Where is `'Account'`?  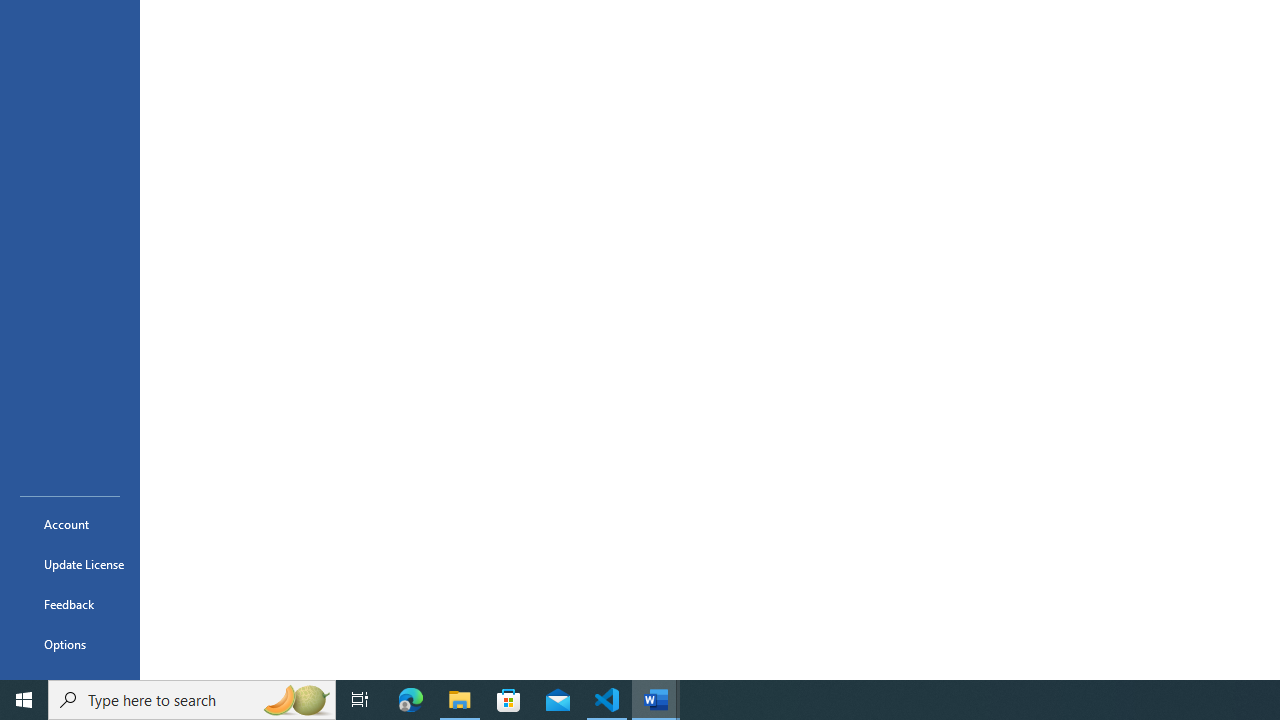 'Account' is located at coordinates (69, 523).